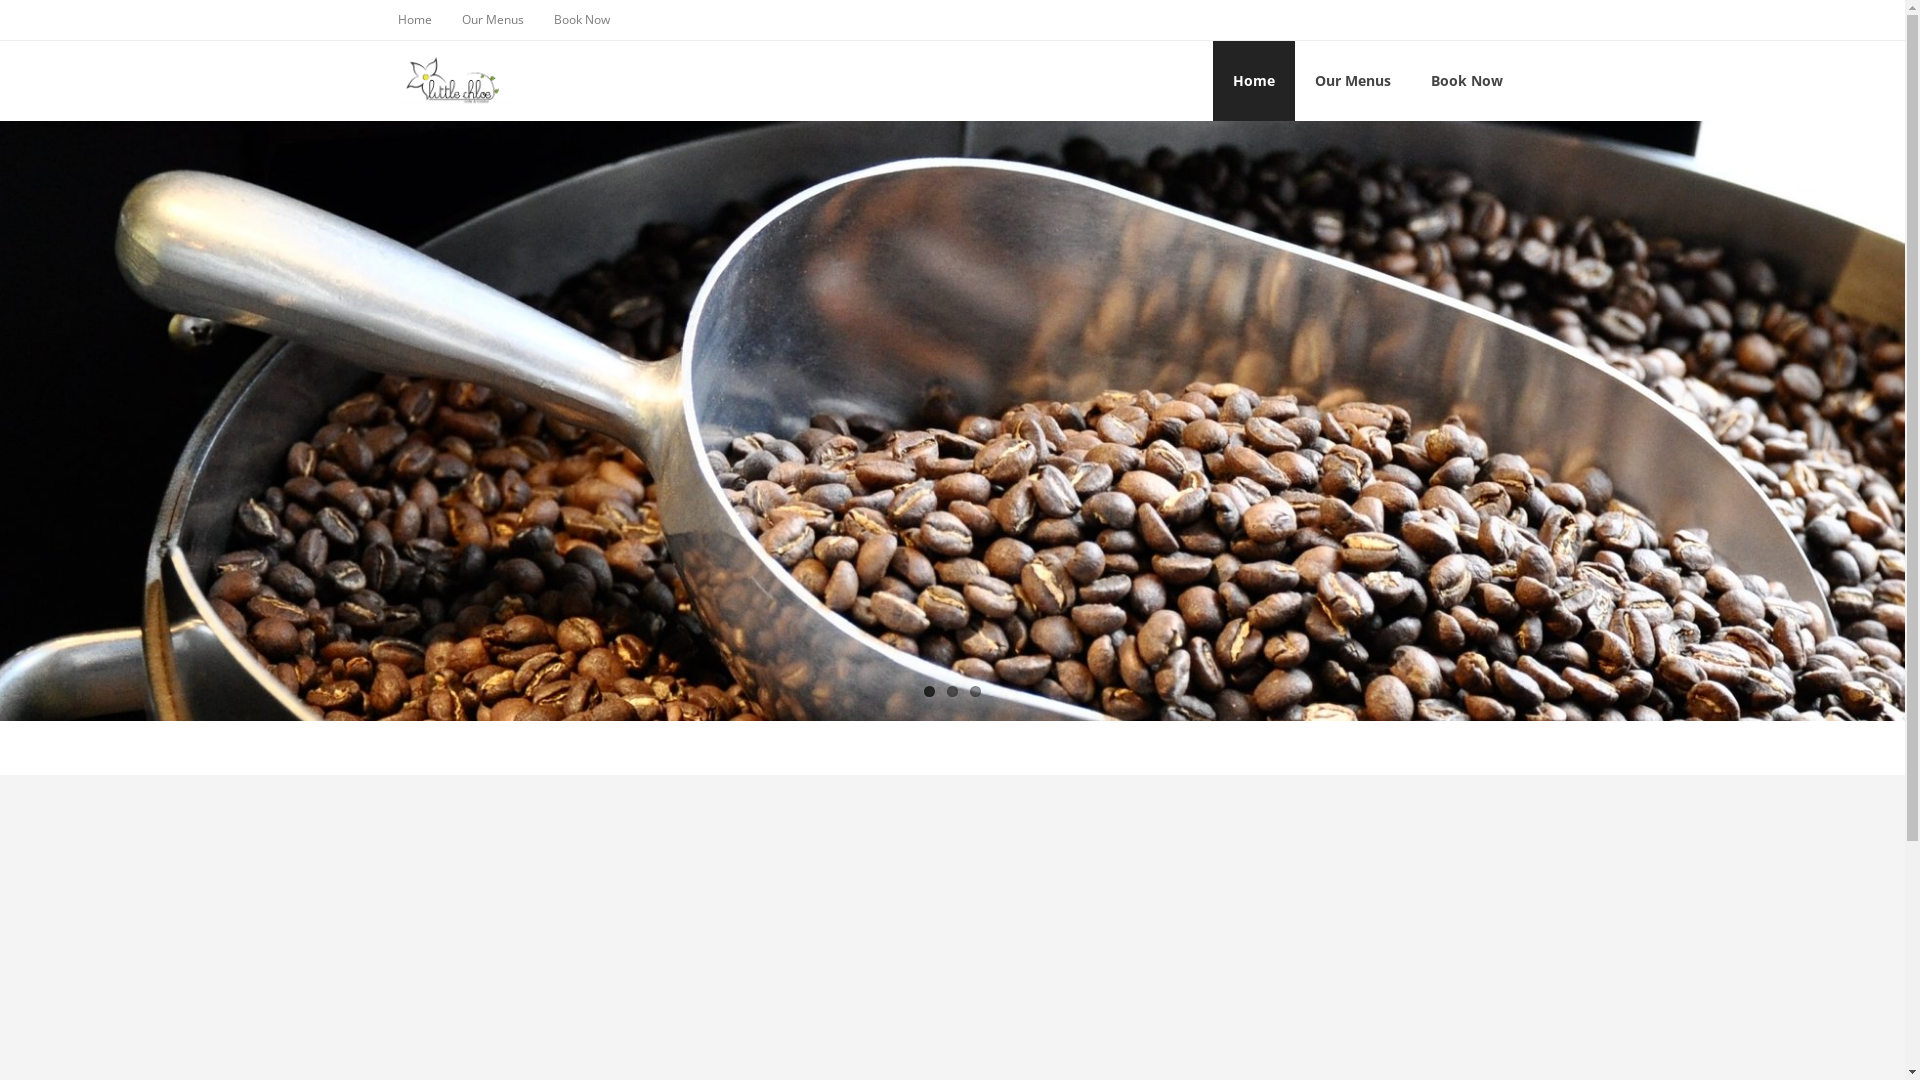 The height and width of the screenshot is (1080, 1920). I want to click on 'Our Menus', so click(491, 19).